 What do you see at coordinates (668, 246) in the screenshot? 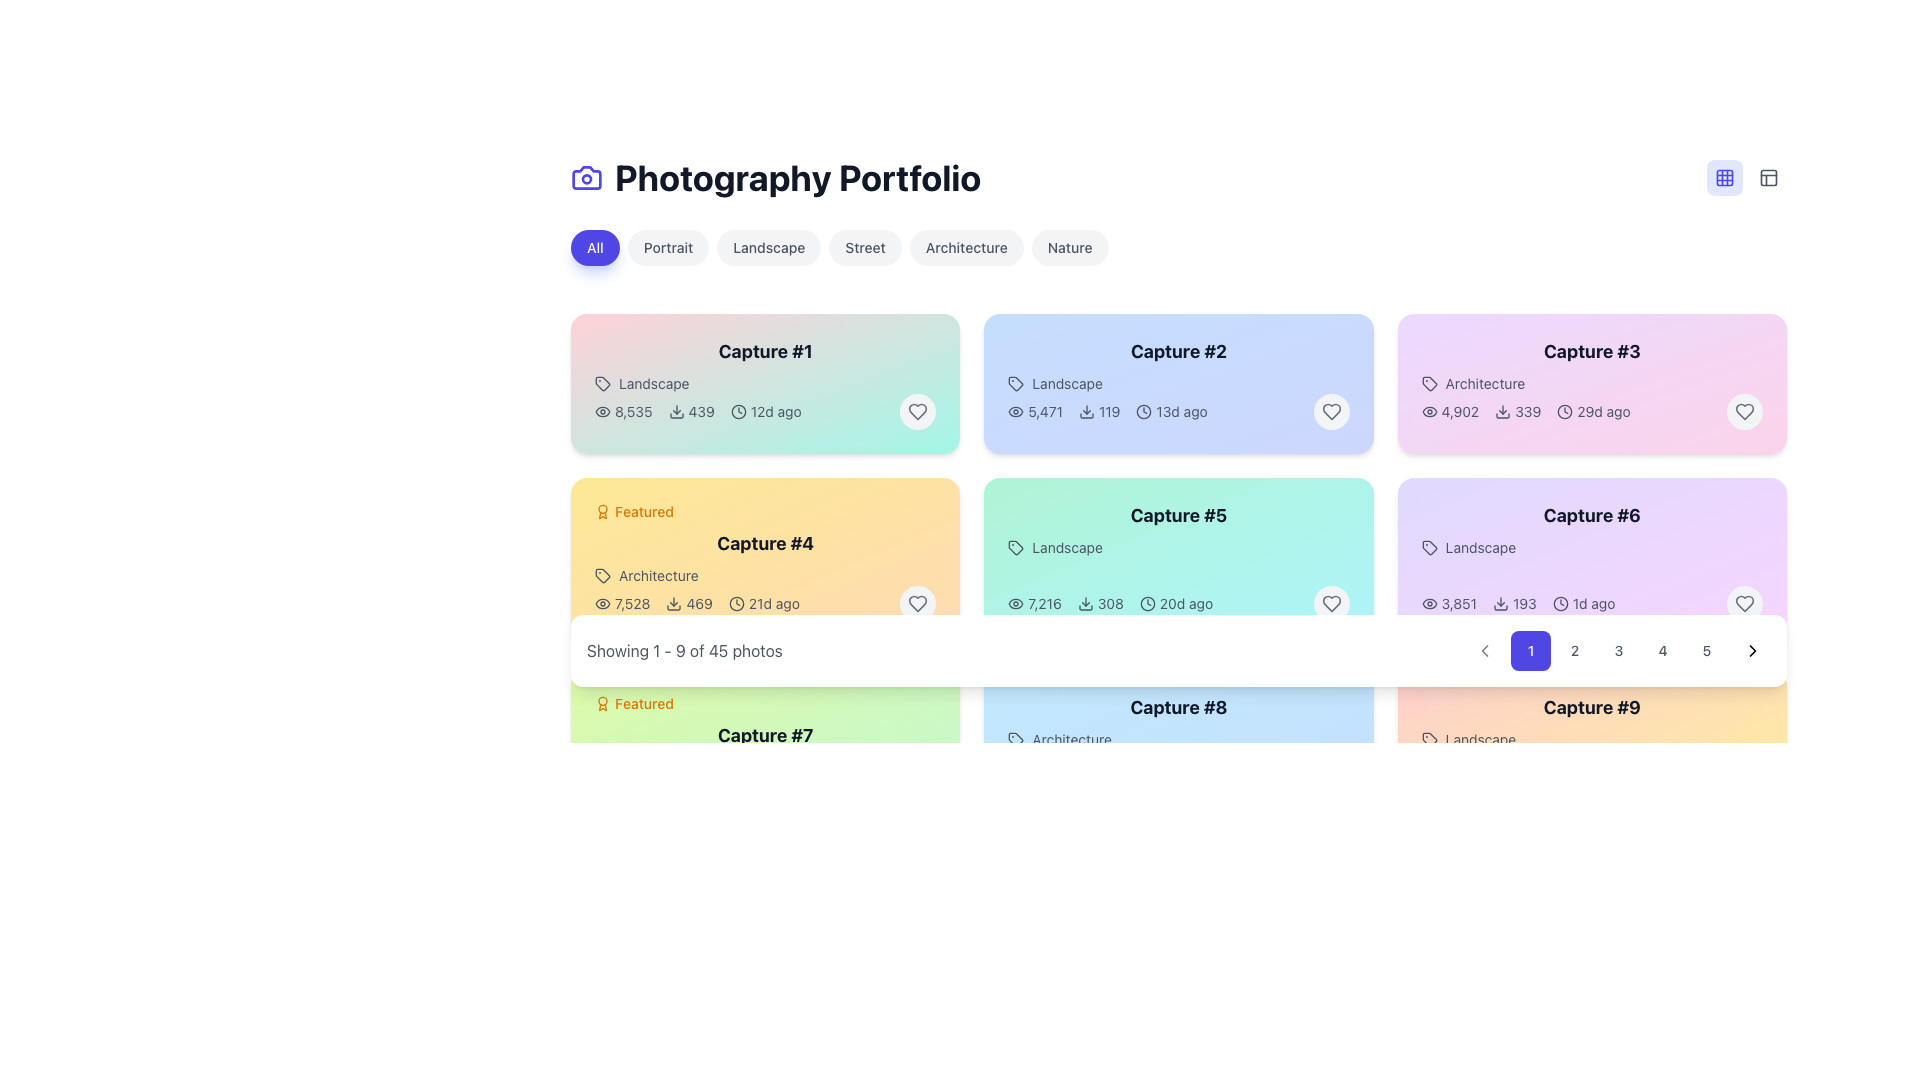
I see `the 'Portrait' button, which is a rectangular button with a light-gray background and dark-gray text, to filter content by the 'Portrait' tag` at bounding box center [668, 246].